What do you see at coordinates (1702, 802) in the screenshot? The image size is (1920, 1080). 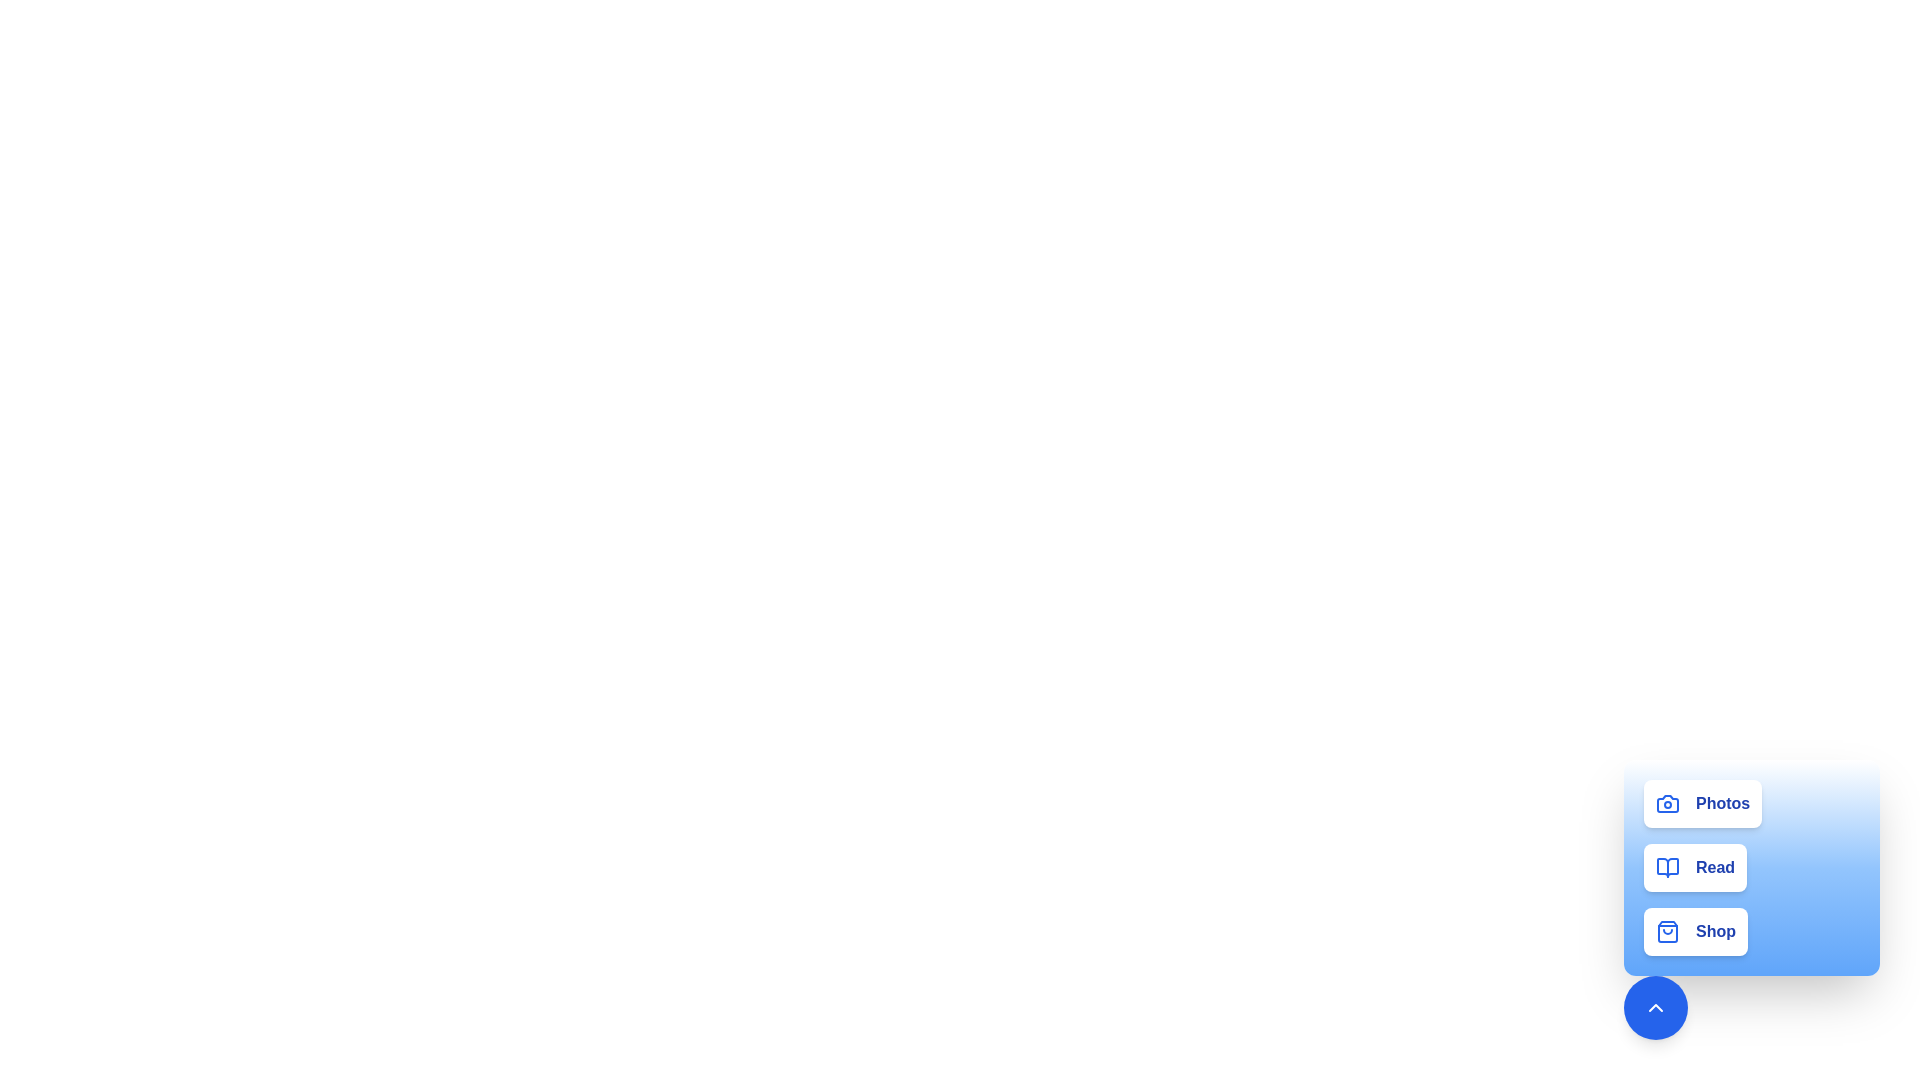 I see `the button corresponding to the activity 'Photos'` at bounding box center [1702, 802].